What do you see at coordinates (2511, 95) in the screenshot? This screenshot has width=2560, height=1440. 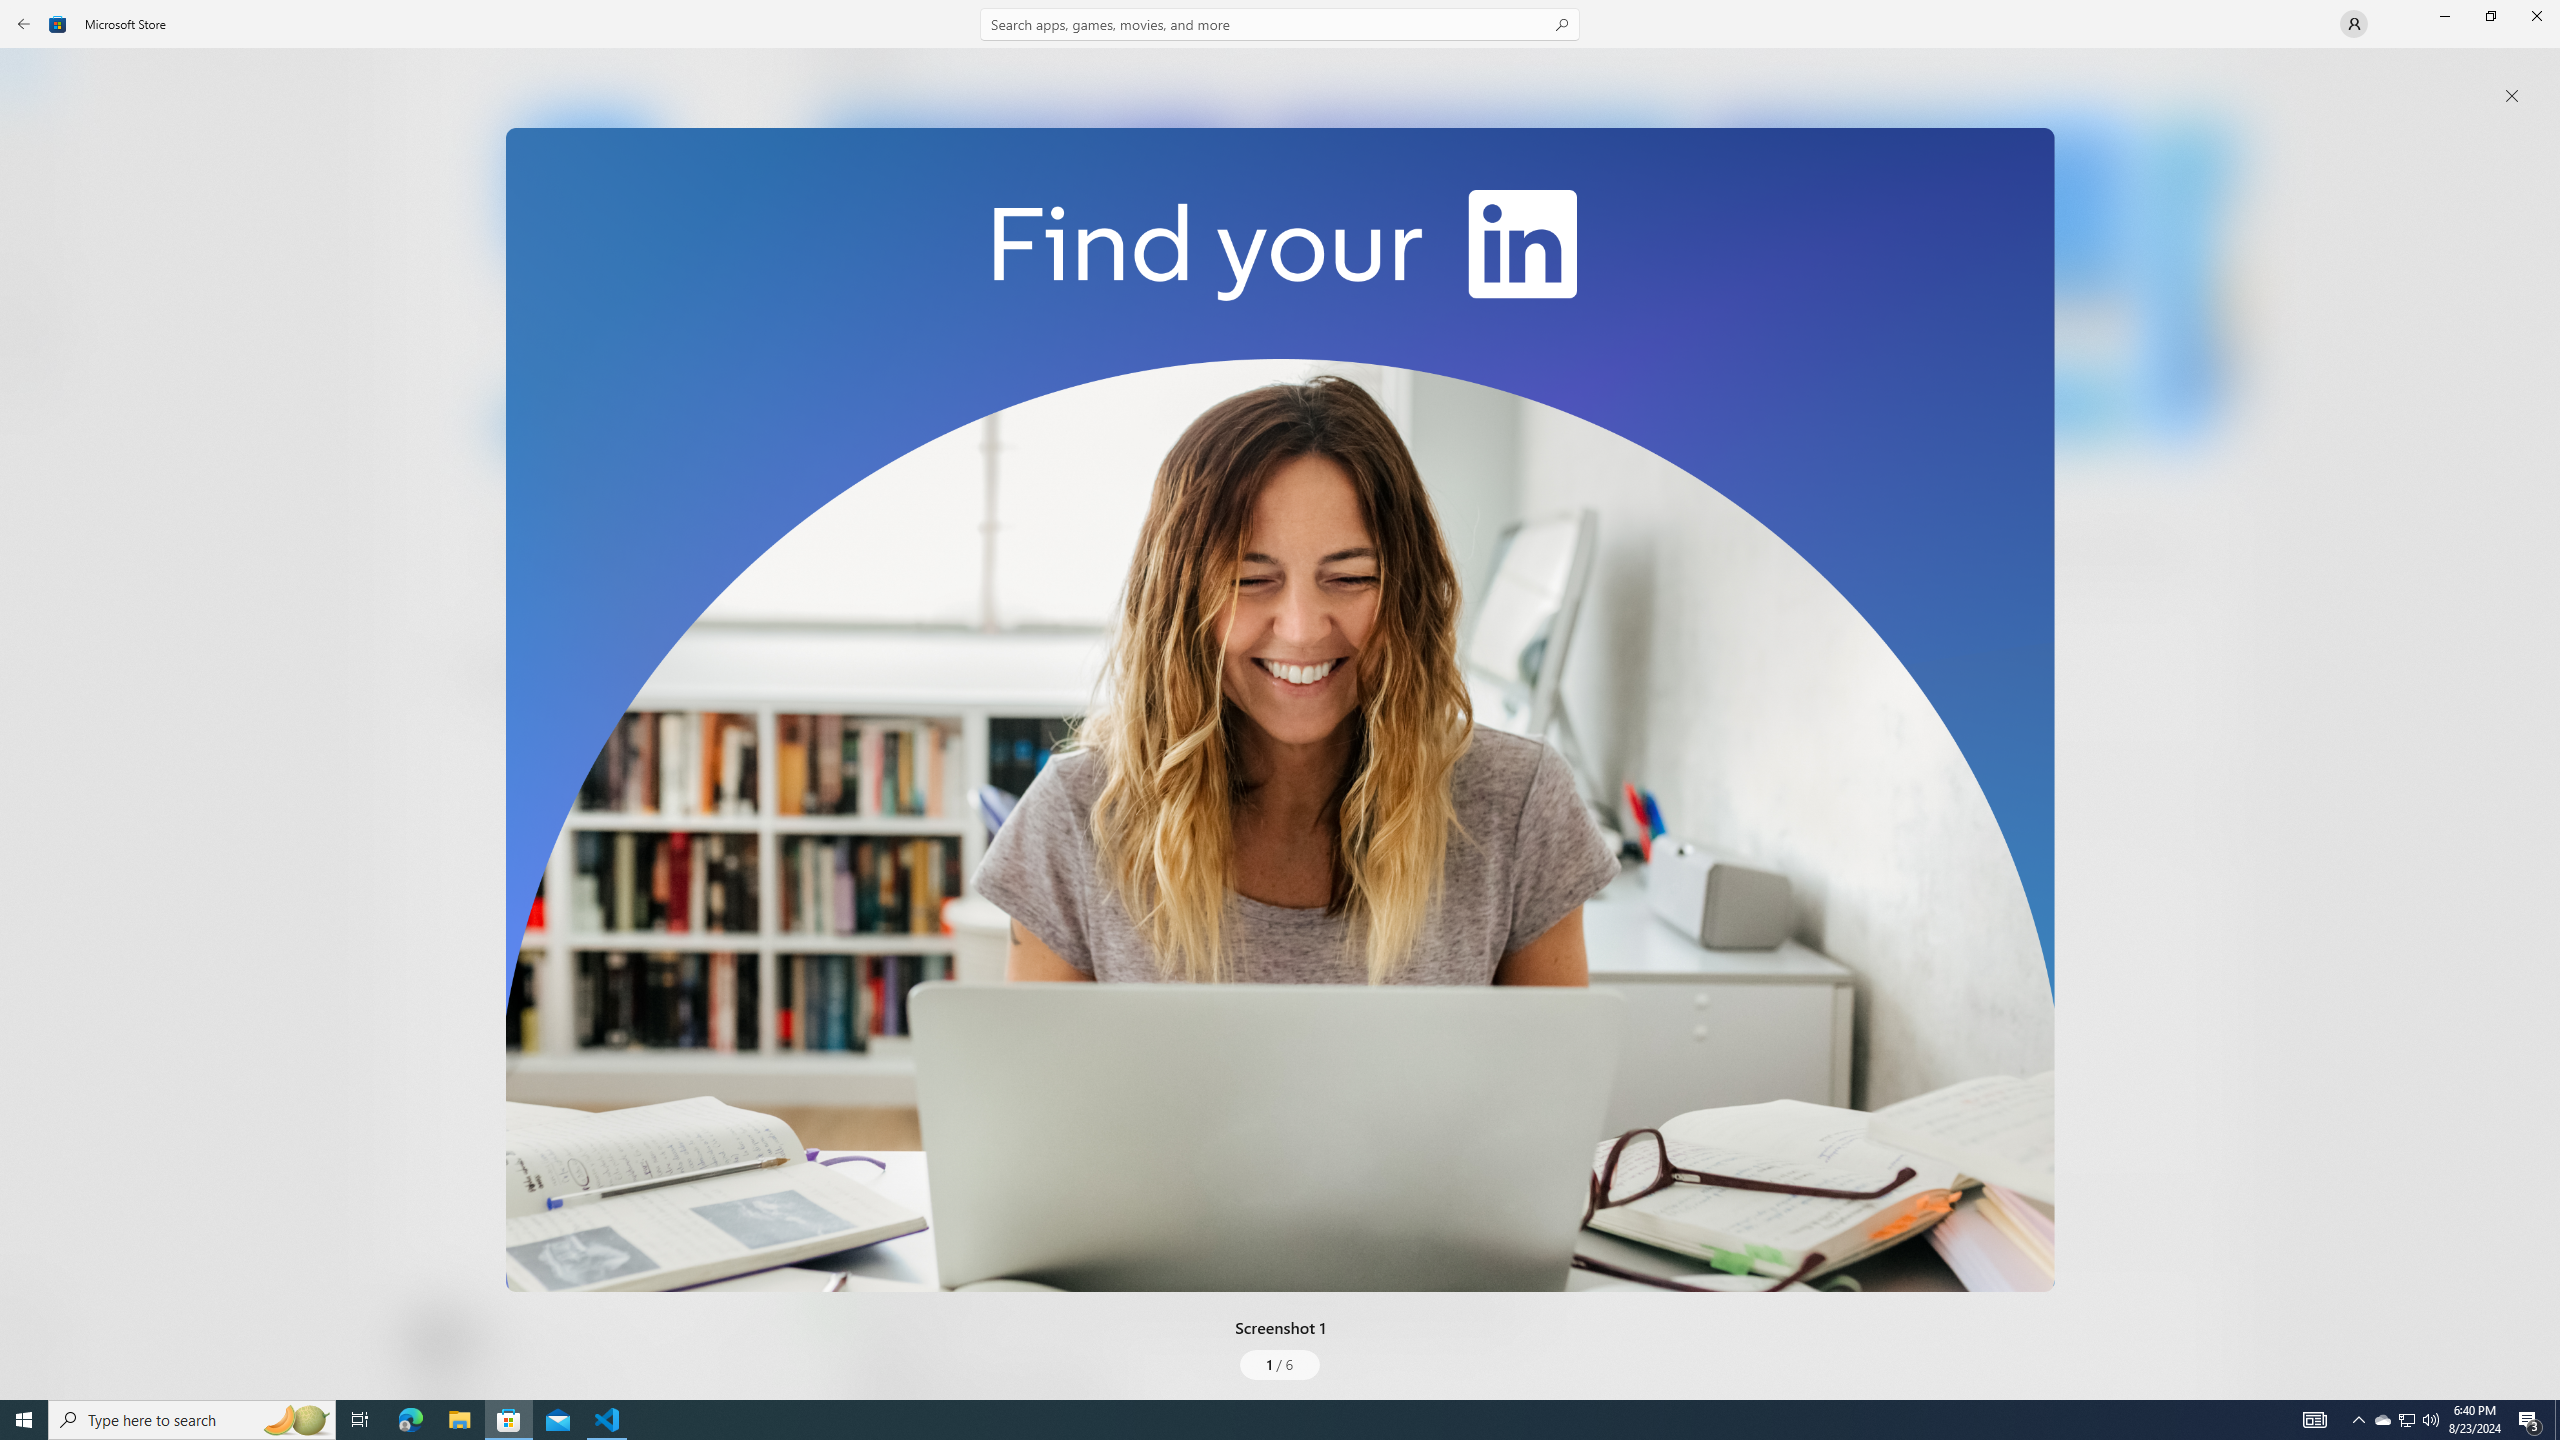 I see `'close popup window'` at bounding box center [2511, 95].